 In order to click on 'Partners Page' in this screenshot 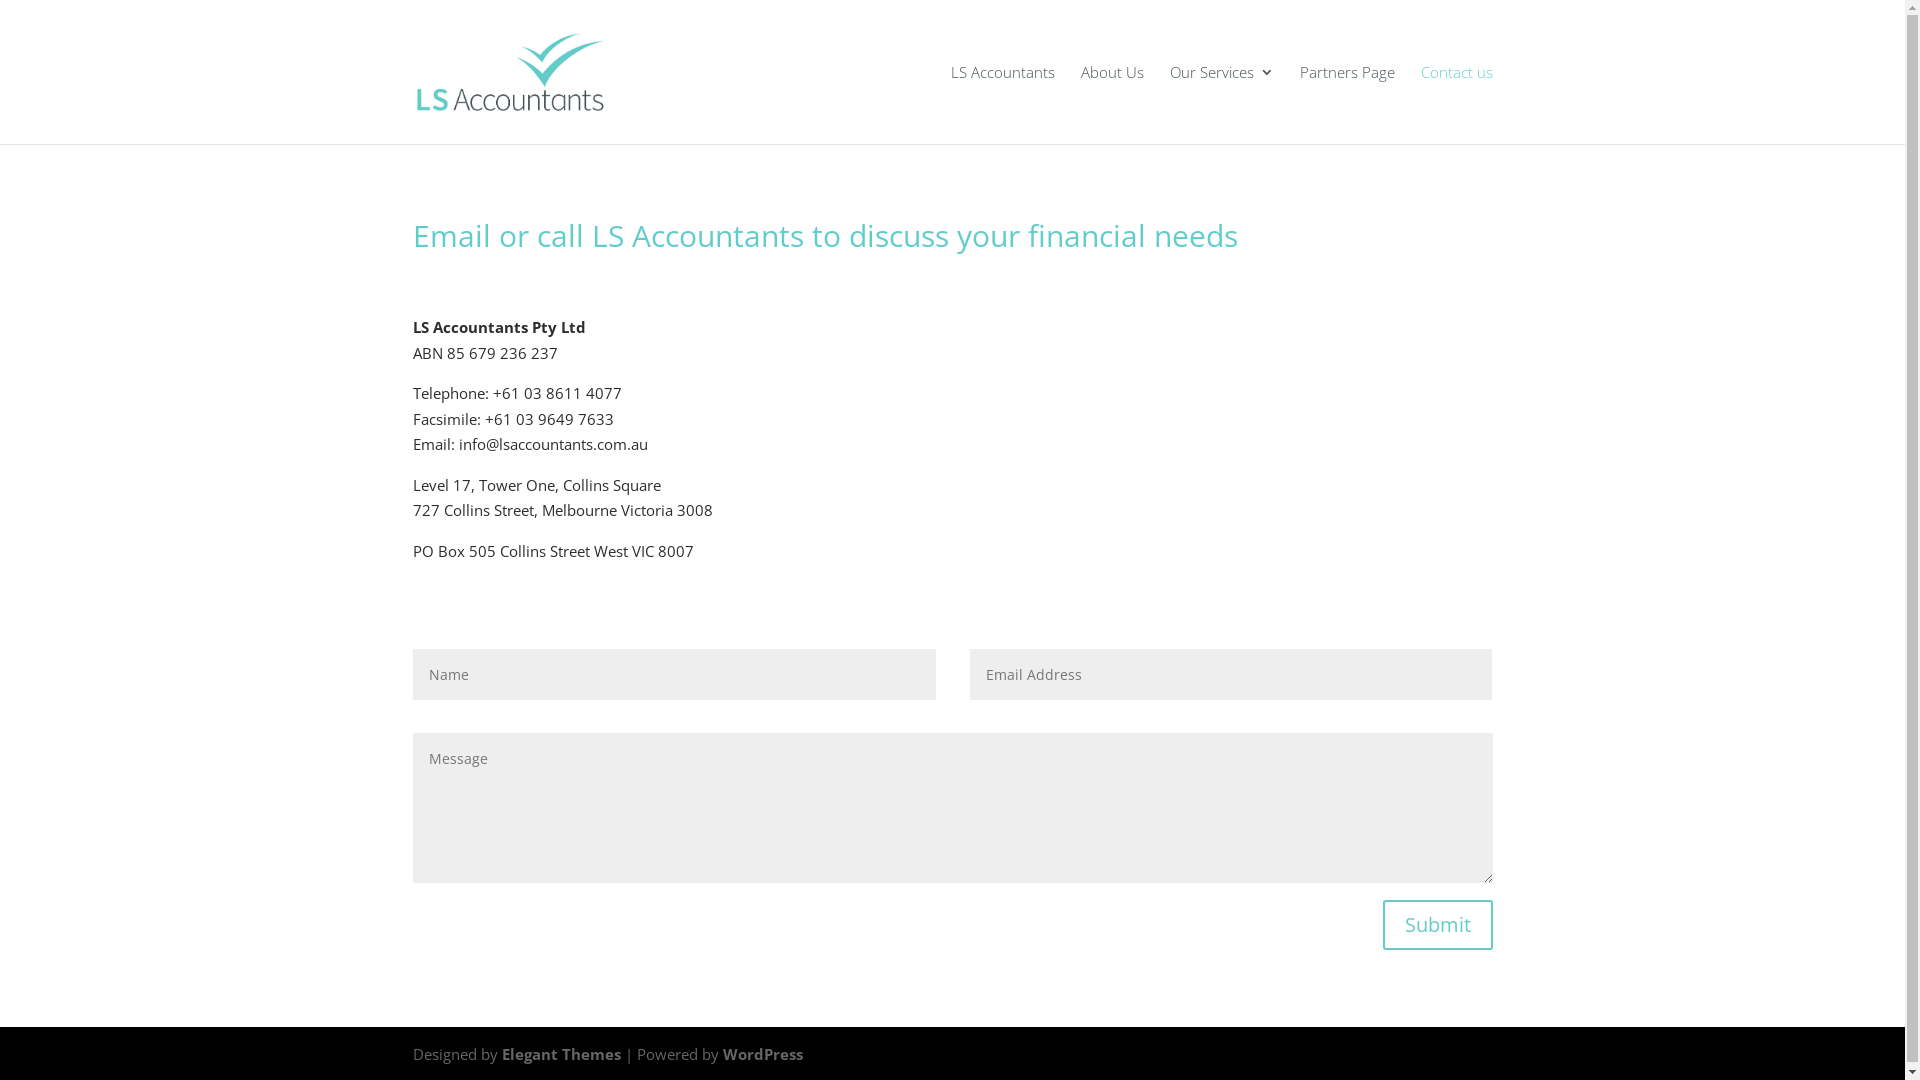, I will do `click(1347, 104)`.